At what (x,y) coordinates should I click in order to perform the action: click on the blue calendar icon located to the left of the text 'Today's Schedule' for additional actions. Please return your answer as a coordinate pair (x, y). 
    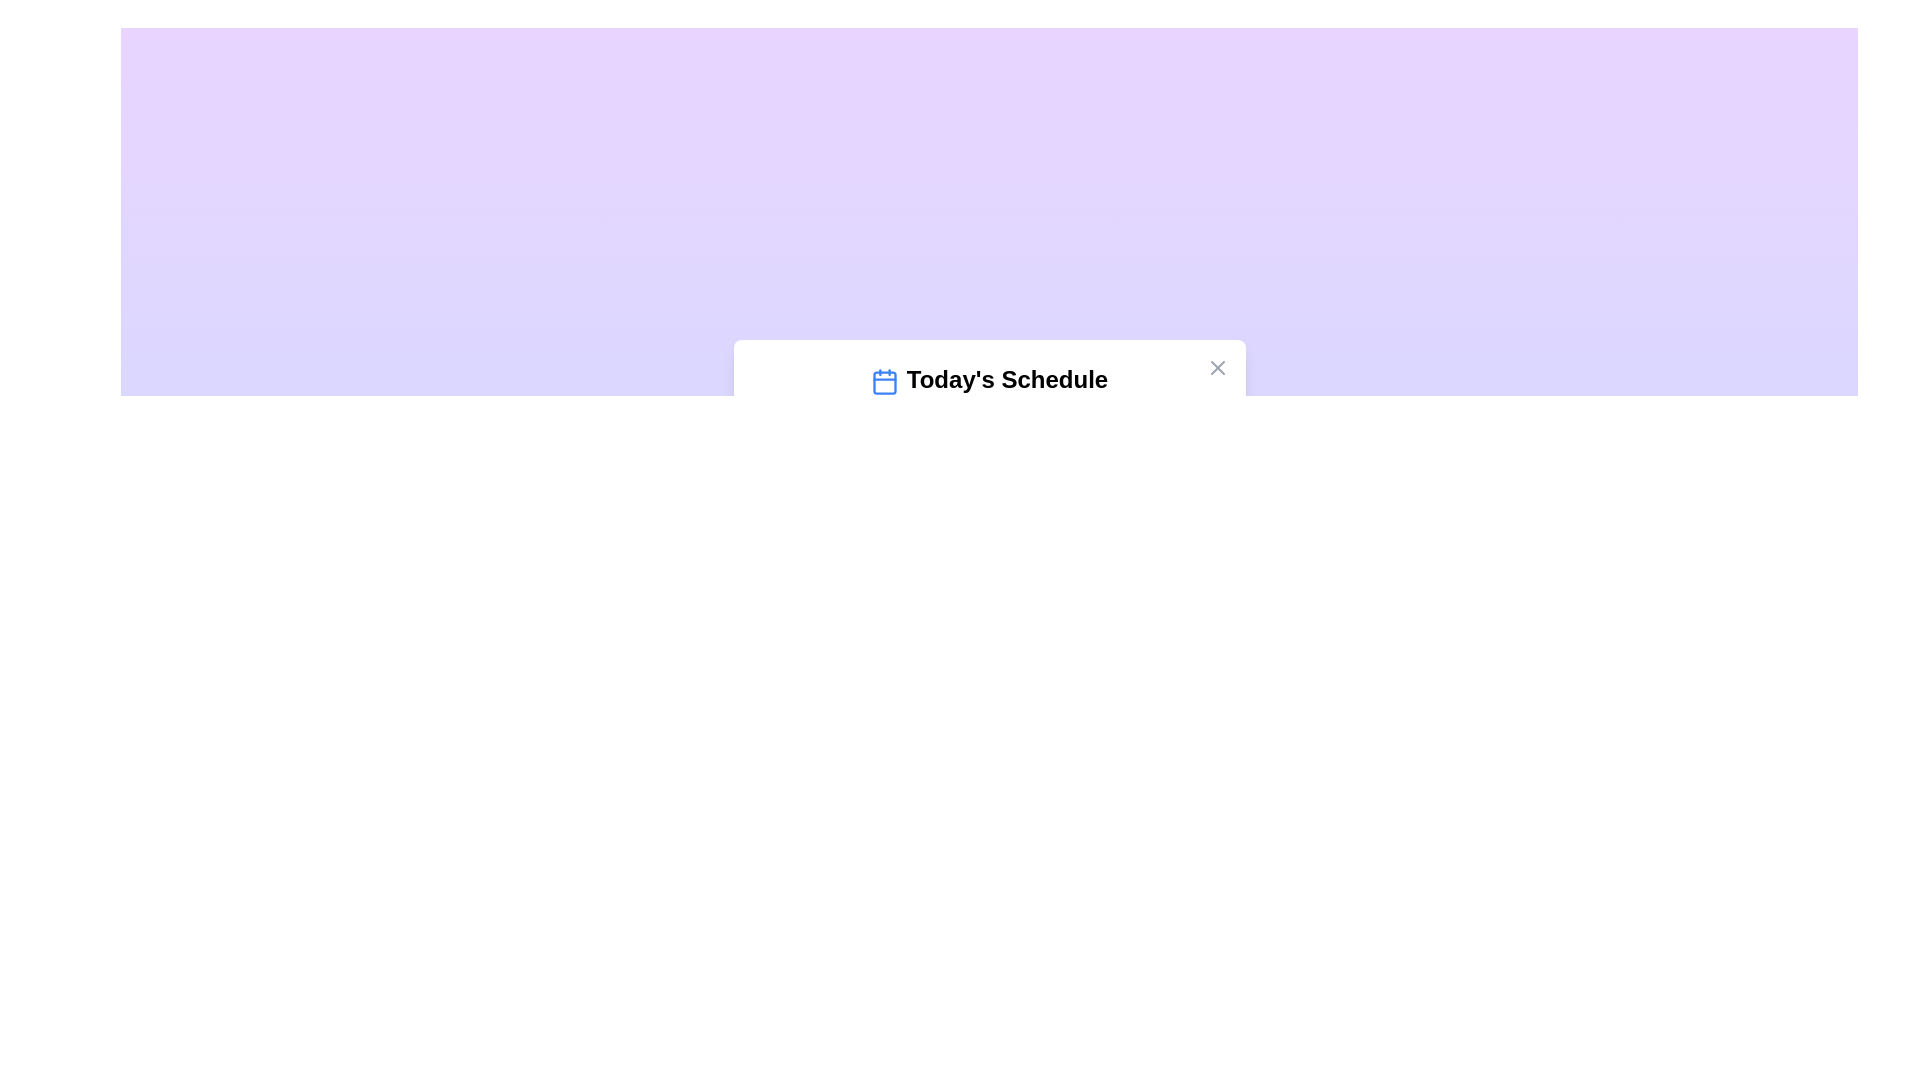
    Looking at the image, I should click on (883, 381).